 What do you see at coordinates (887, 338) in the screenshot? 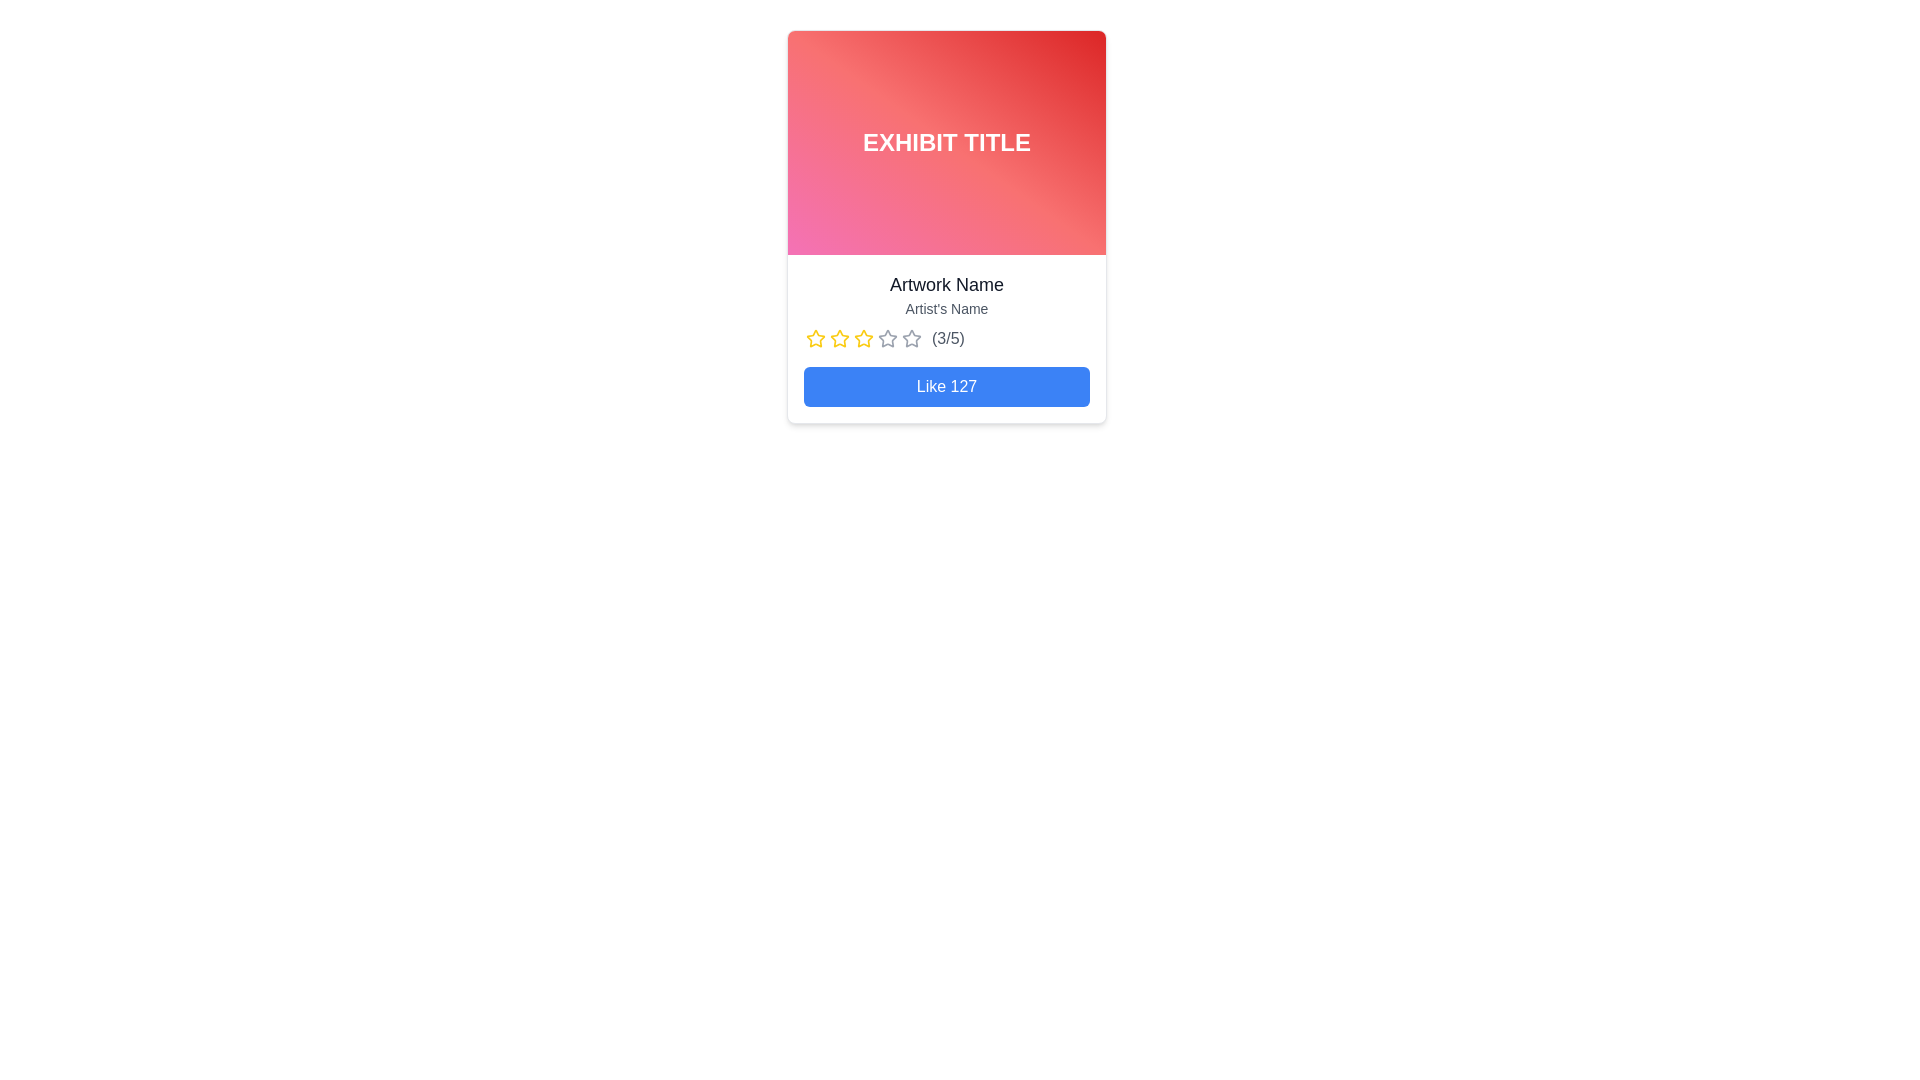
I see `the gray star-shaped icon, which is the sixth star in the rating system, located to the right of five yellow stars and to the left of another gray star` at bounding box center [887, 338].